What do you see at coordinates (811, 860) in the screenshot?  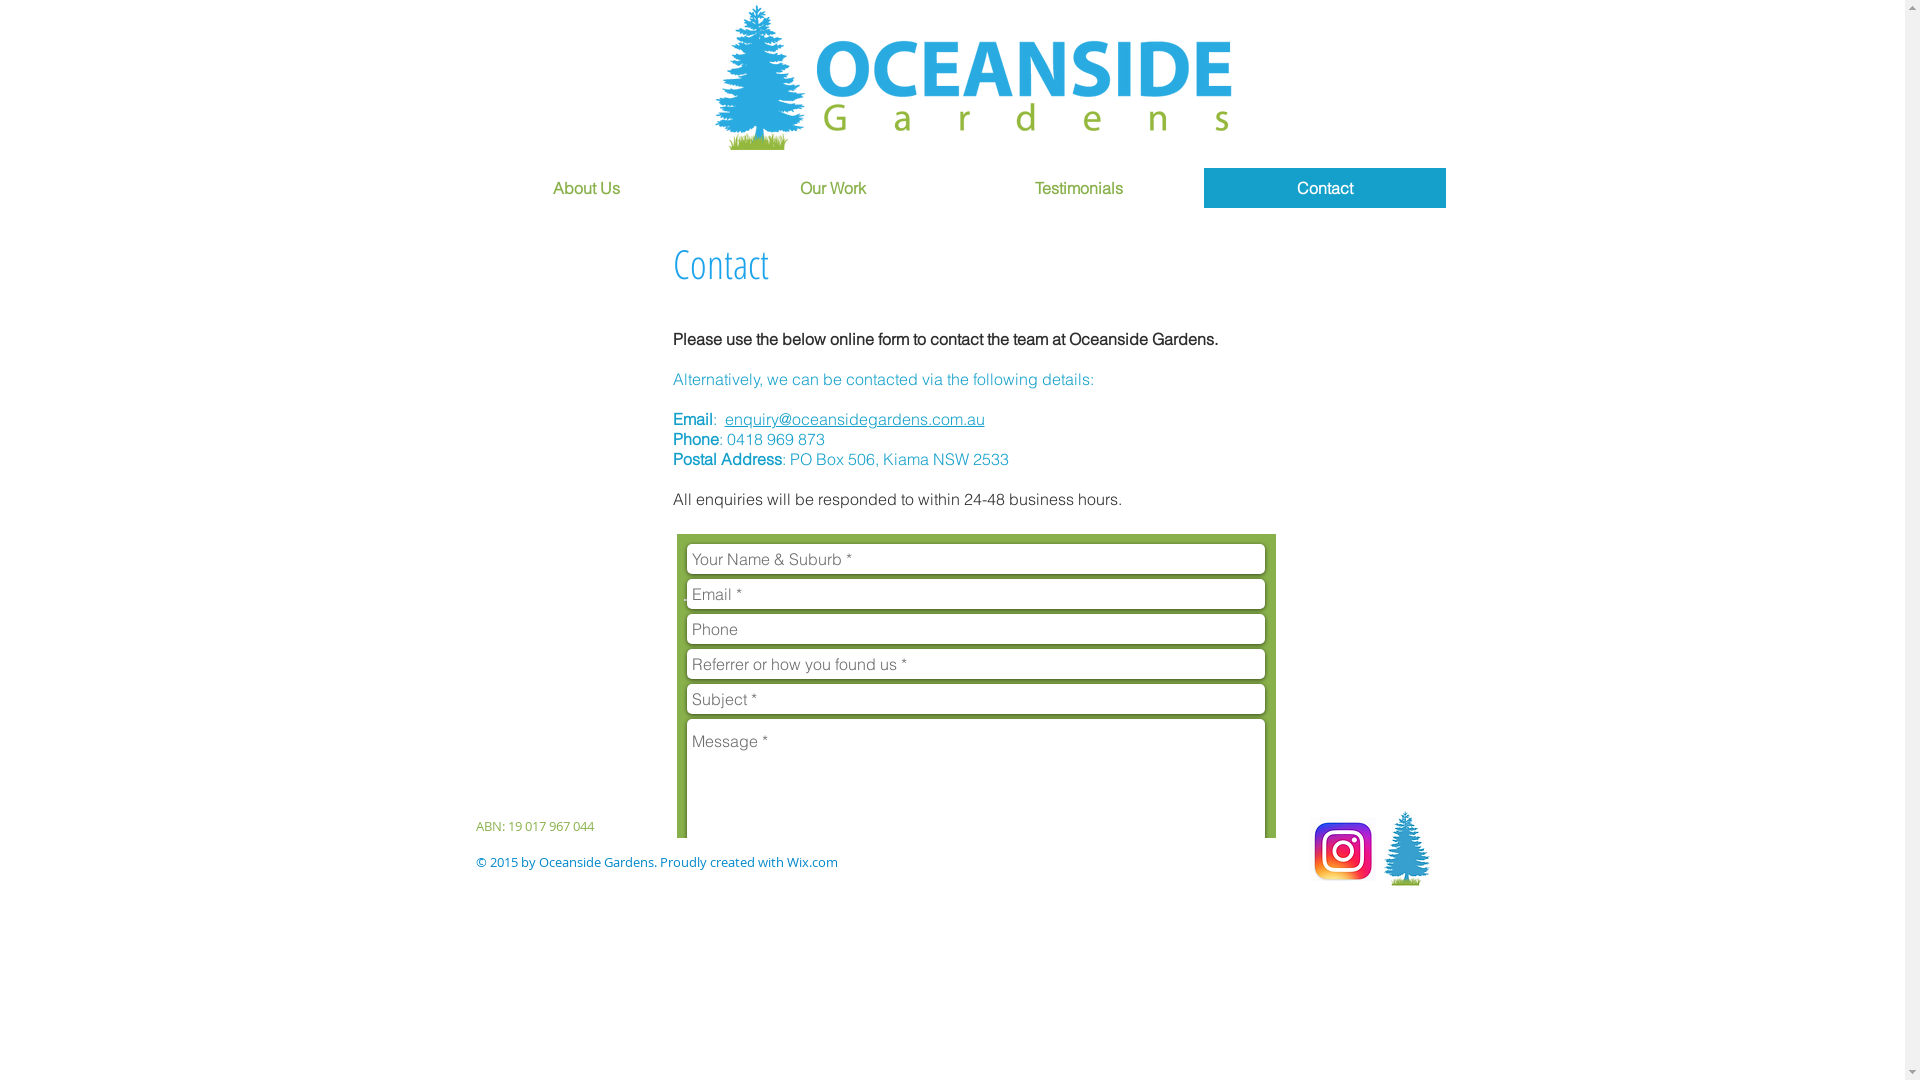 I see `'Wix.com'` at bounding box center [811, 860].